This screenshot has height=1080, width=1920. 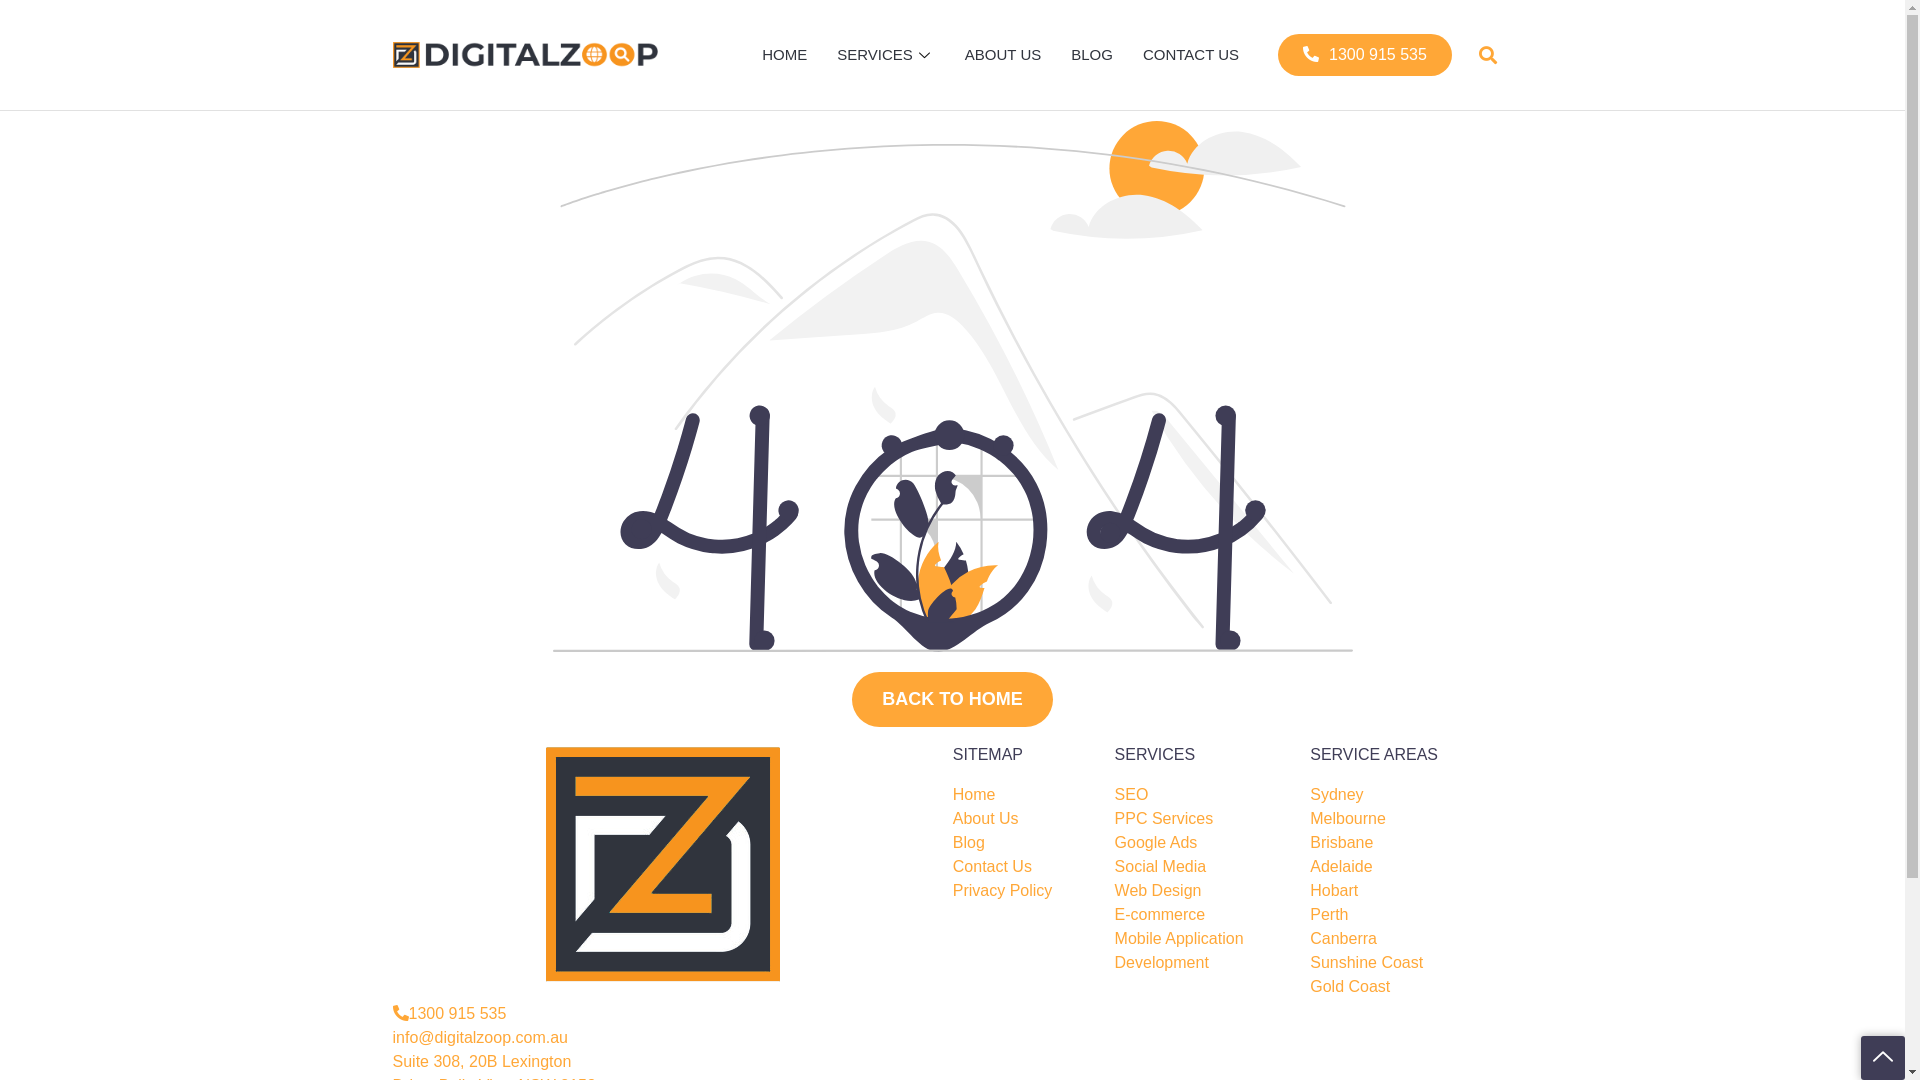 What do you see at coordinates (885, 53) in the screenshot?
I see `'SERVICES'` at bounding box center [885, 53].